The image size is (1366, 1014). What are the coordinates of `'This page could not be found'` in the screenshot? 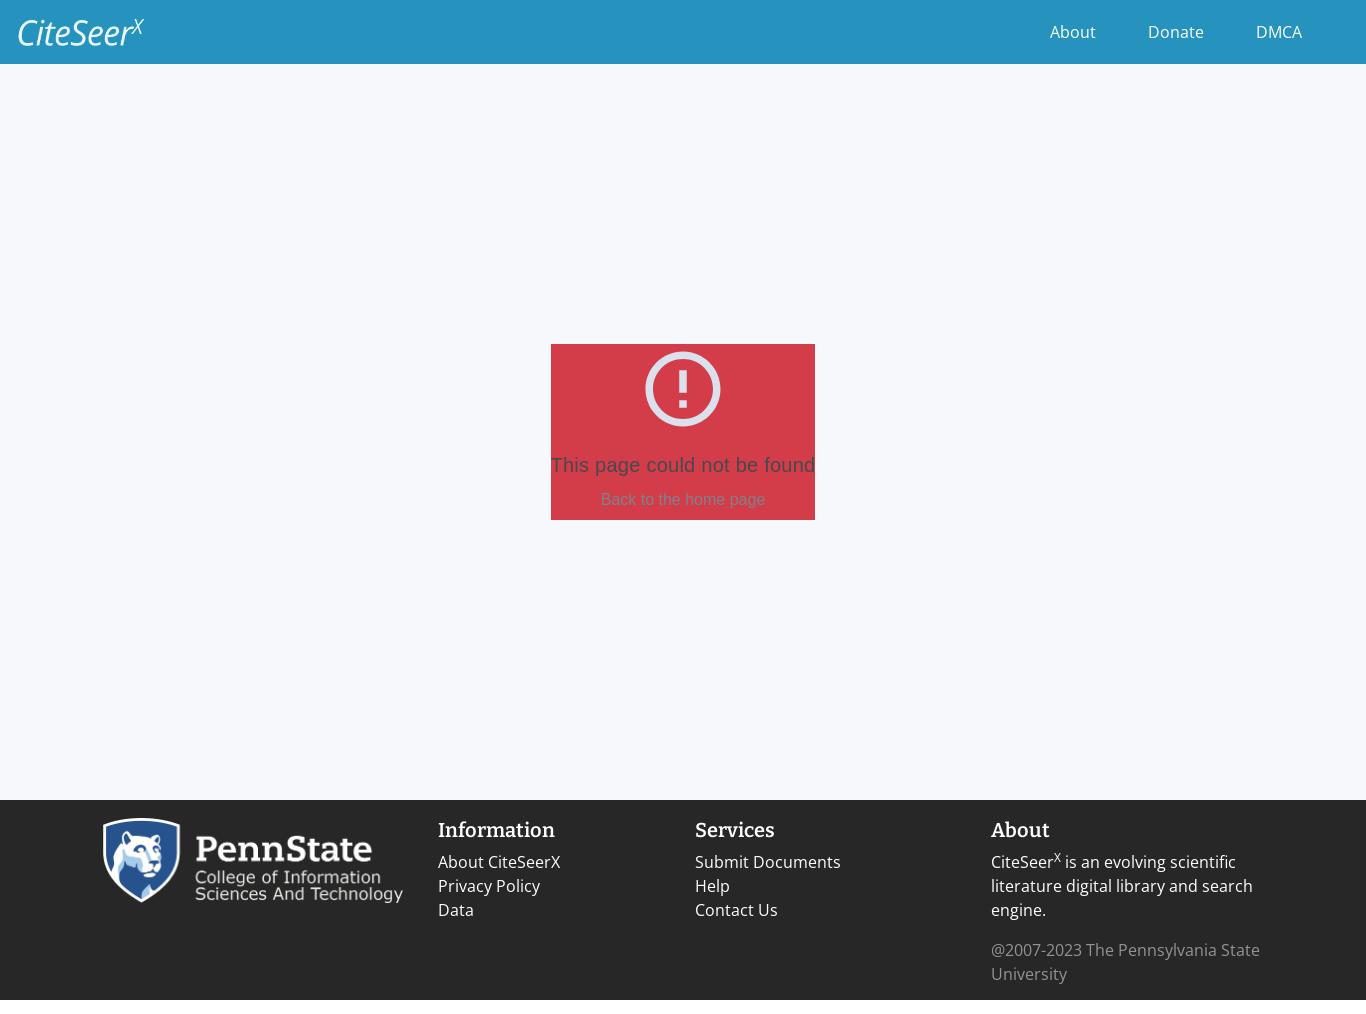 It's located at (681, 465).